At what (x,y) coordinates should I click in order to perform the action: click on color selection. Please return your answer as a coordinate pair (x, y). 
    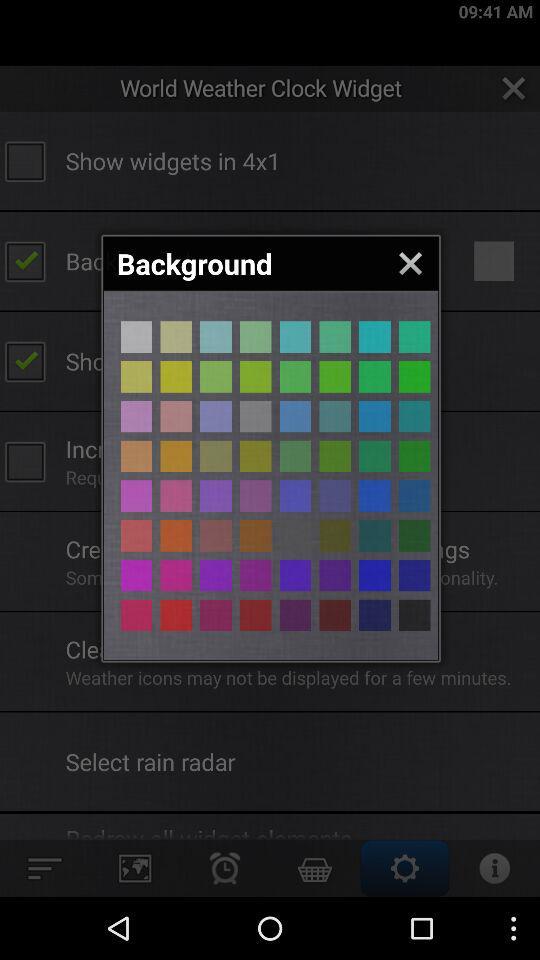
    Looking at the image, I should click on (374, 495).